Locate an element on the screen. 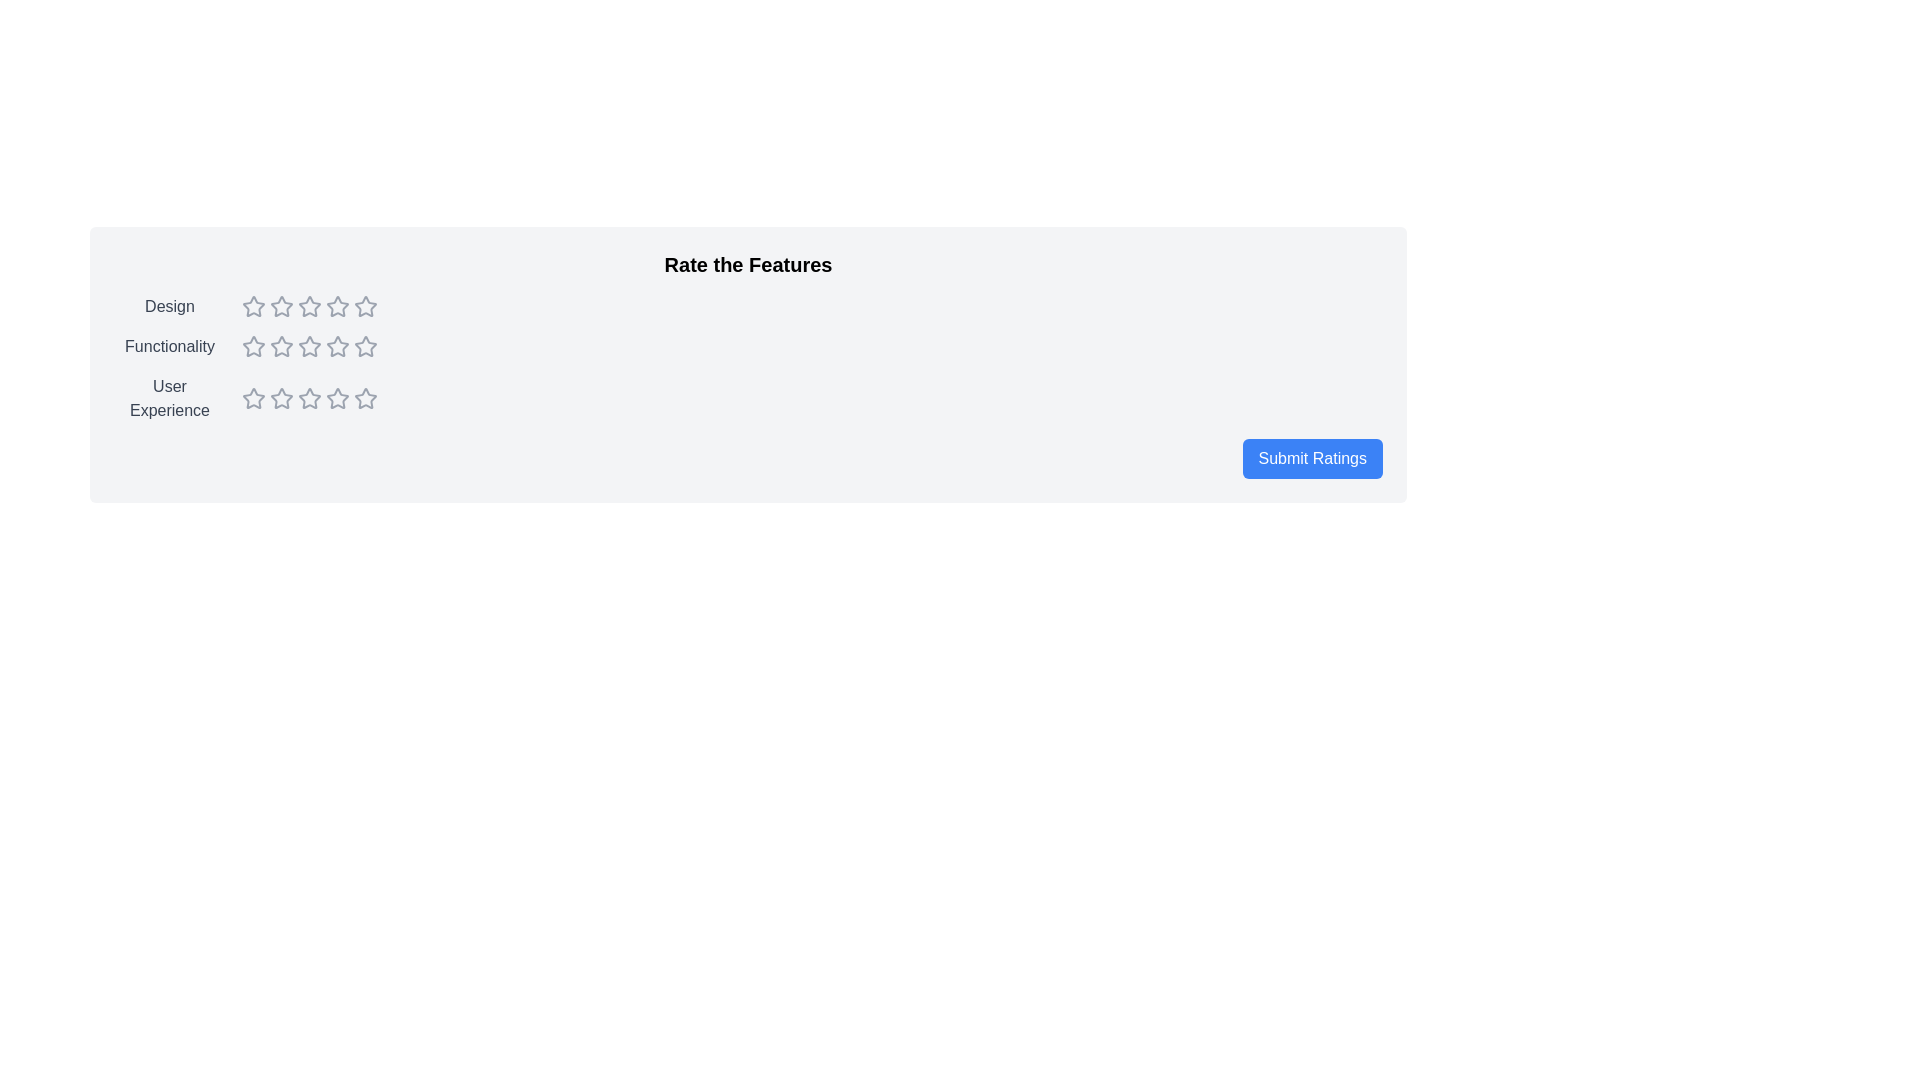 Image resolution: width=1920 pixels, height=1080 pixels. the fourth star-shaped rating icon with a hollow center and a silver/gray outline in the 'User Experience' rating row is located at coordinates (364, 397).